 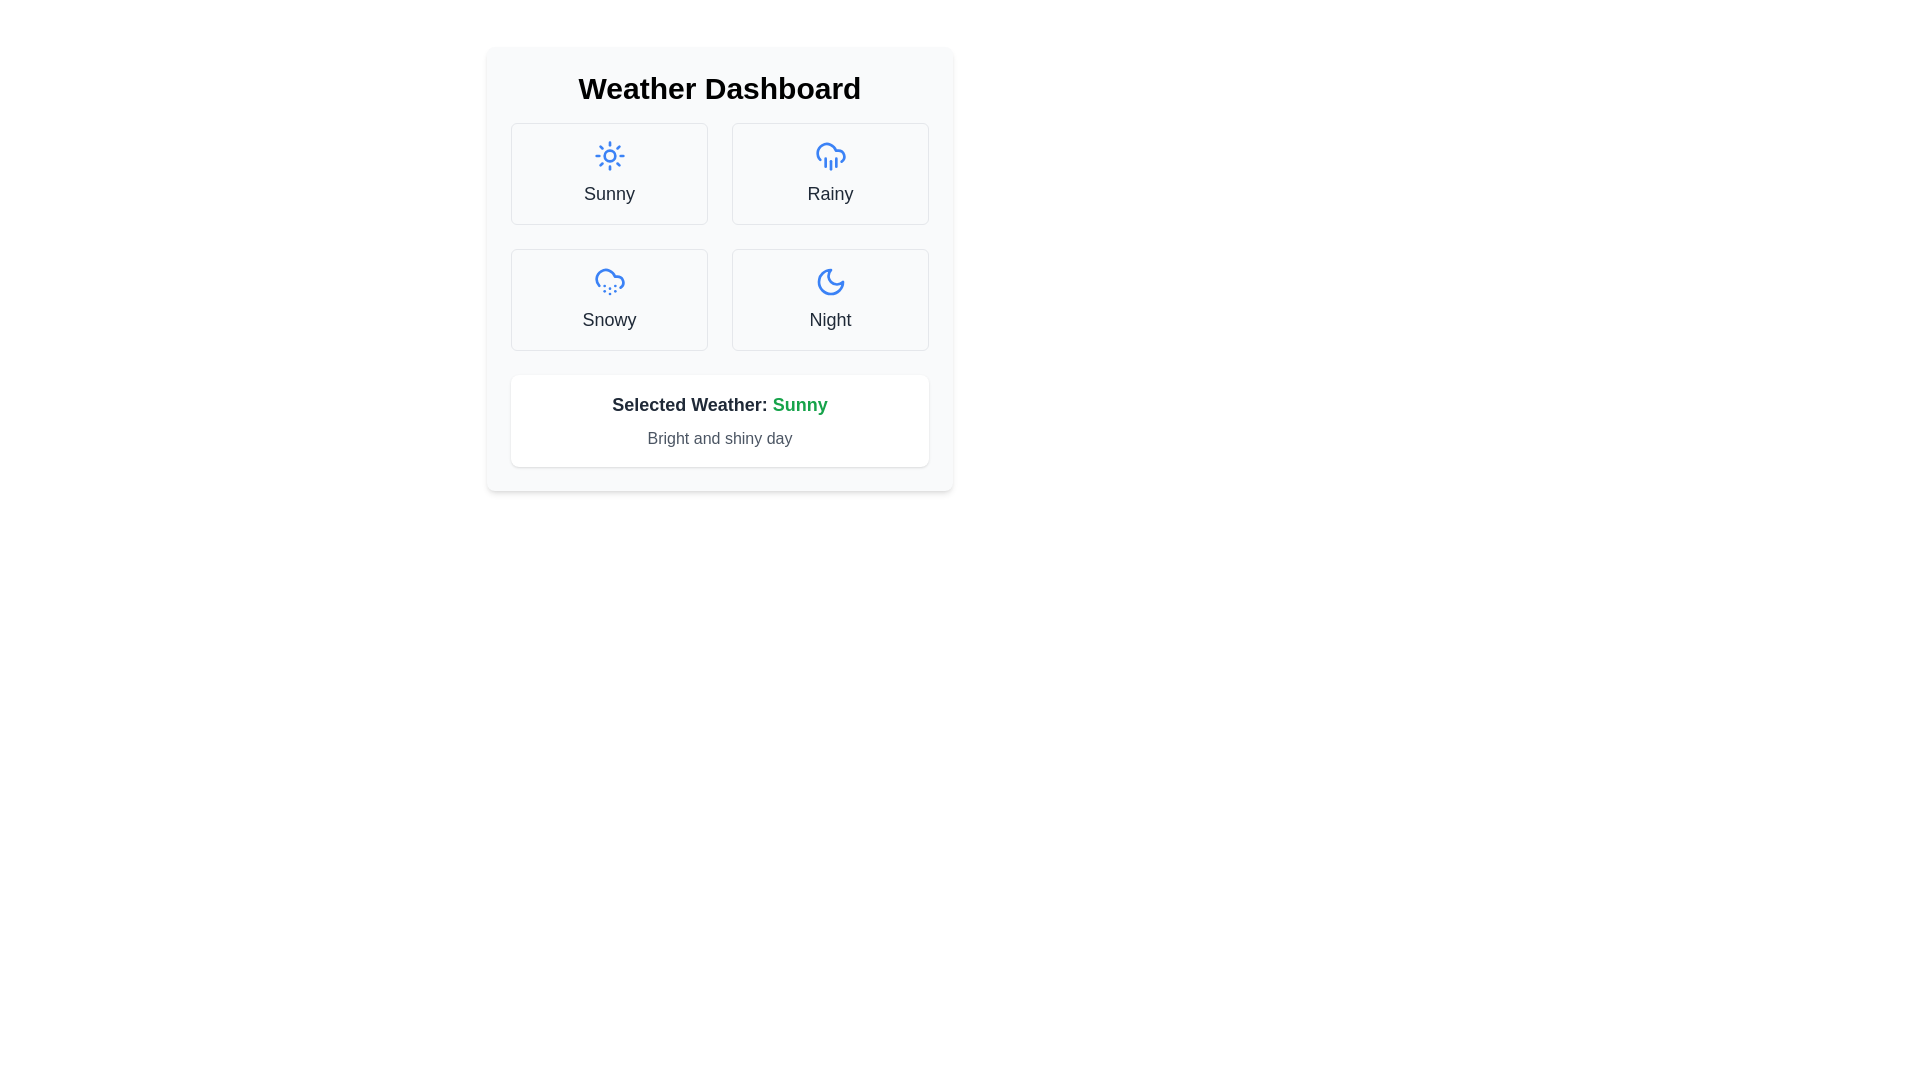 What do you see at coordinates (800, 405) in the screenshot?
I see `the text label indicating the currently chosen weather condition, which displays 'Selected Weather: Sunny' in the 'Selected Weather' section` at bounding box center [800, 405].